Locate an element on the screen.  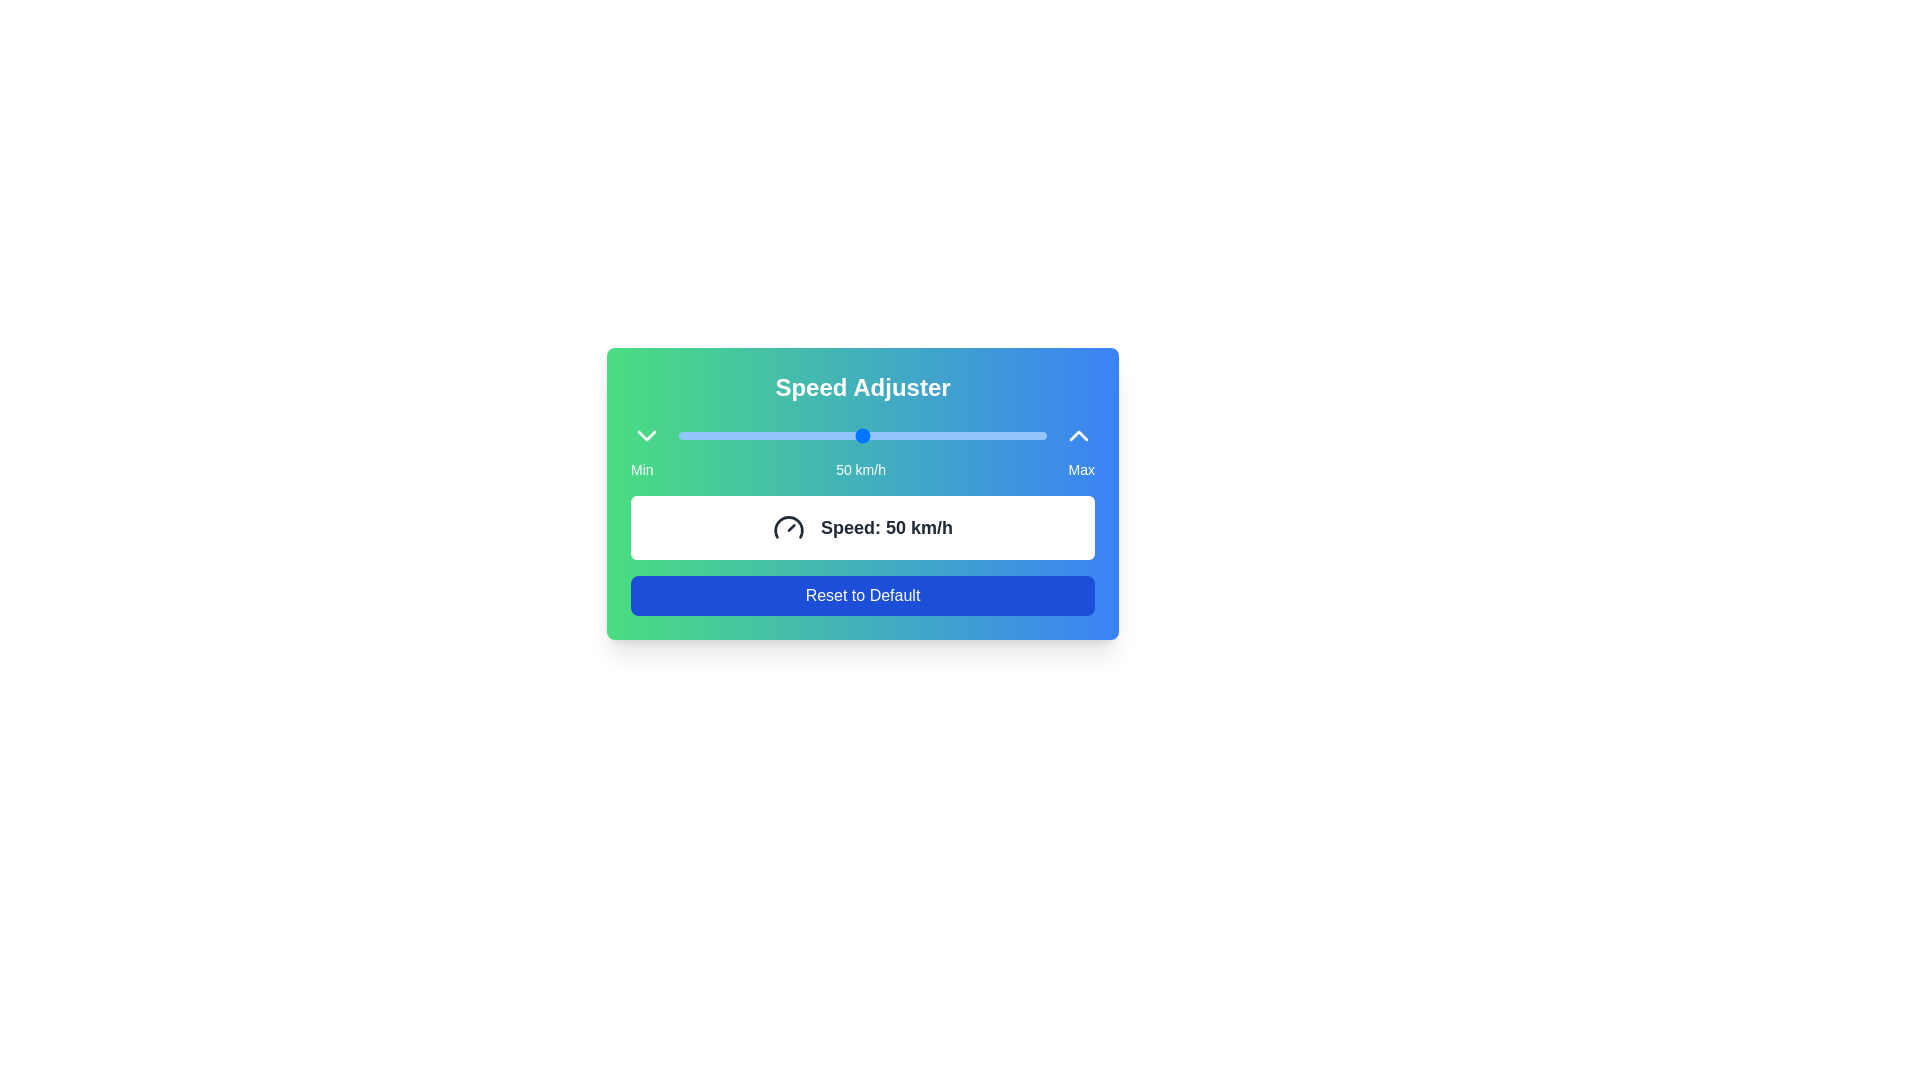
the downward-facing chevron icon on the left side of the Speed Adjuster panel is located at coordinates (647, 434).